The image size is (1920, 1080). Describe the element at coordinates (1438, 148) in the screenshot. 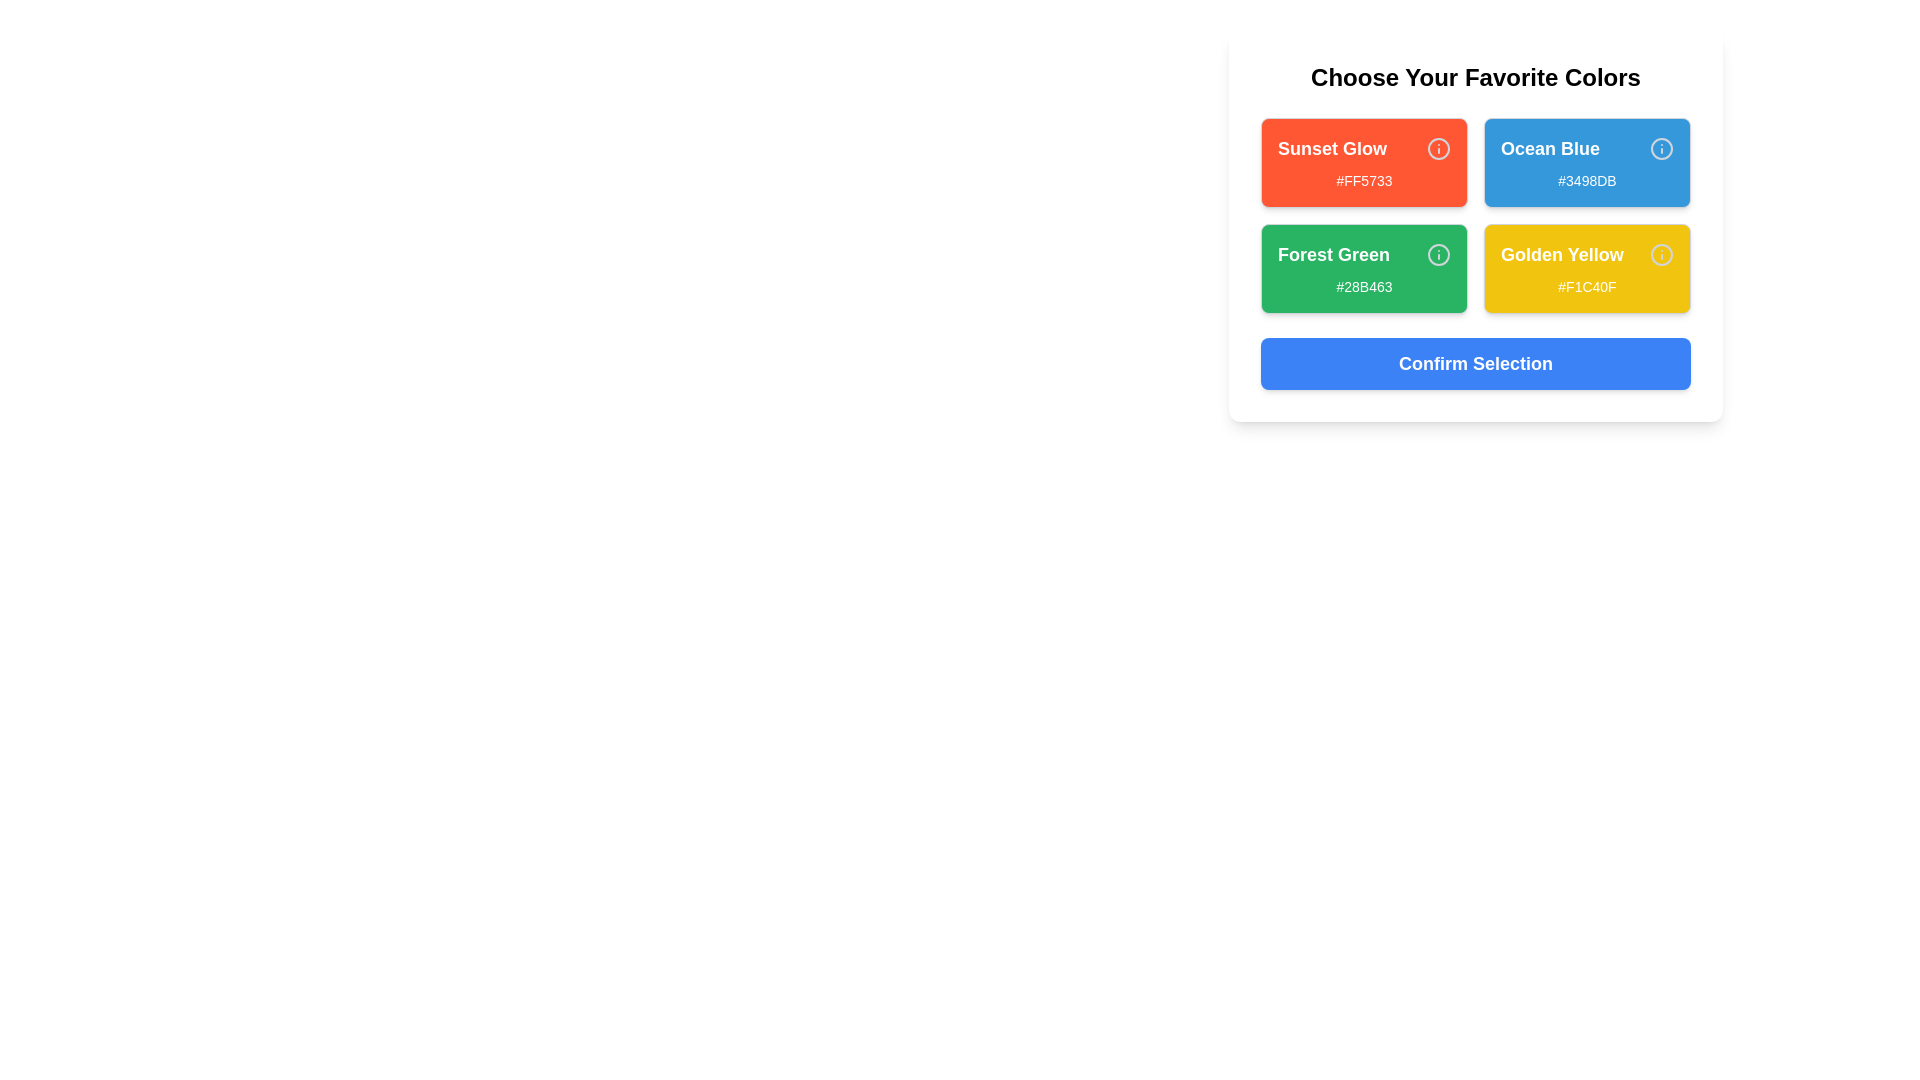

I see `the 'Info' icon for the color Sunset Glow` at that location.